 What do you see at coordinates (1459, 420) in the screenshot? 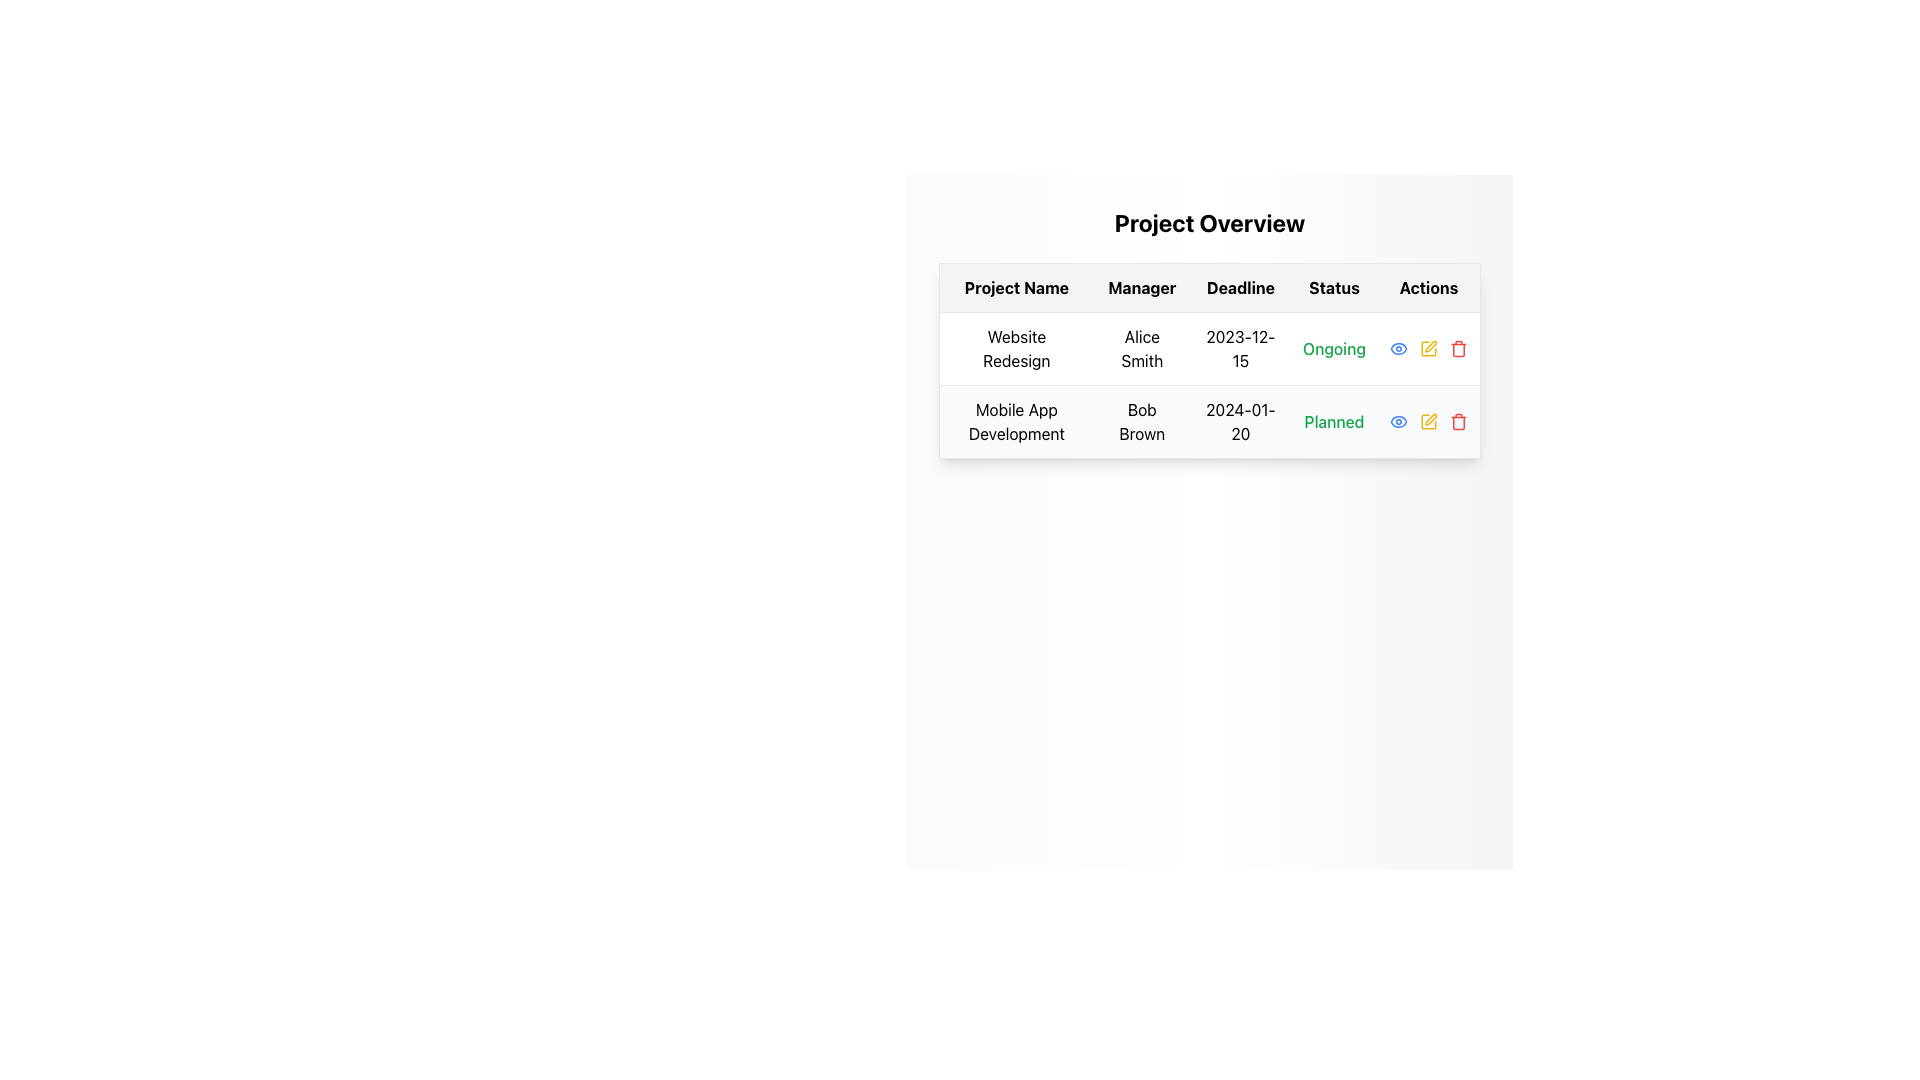
I see `the delete button in the 'Actions' column of the second row labeled 'Mobile App Development' to change its appearance` at bounding box center [1459, 420].